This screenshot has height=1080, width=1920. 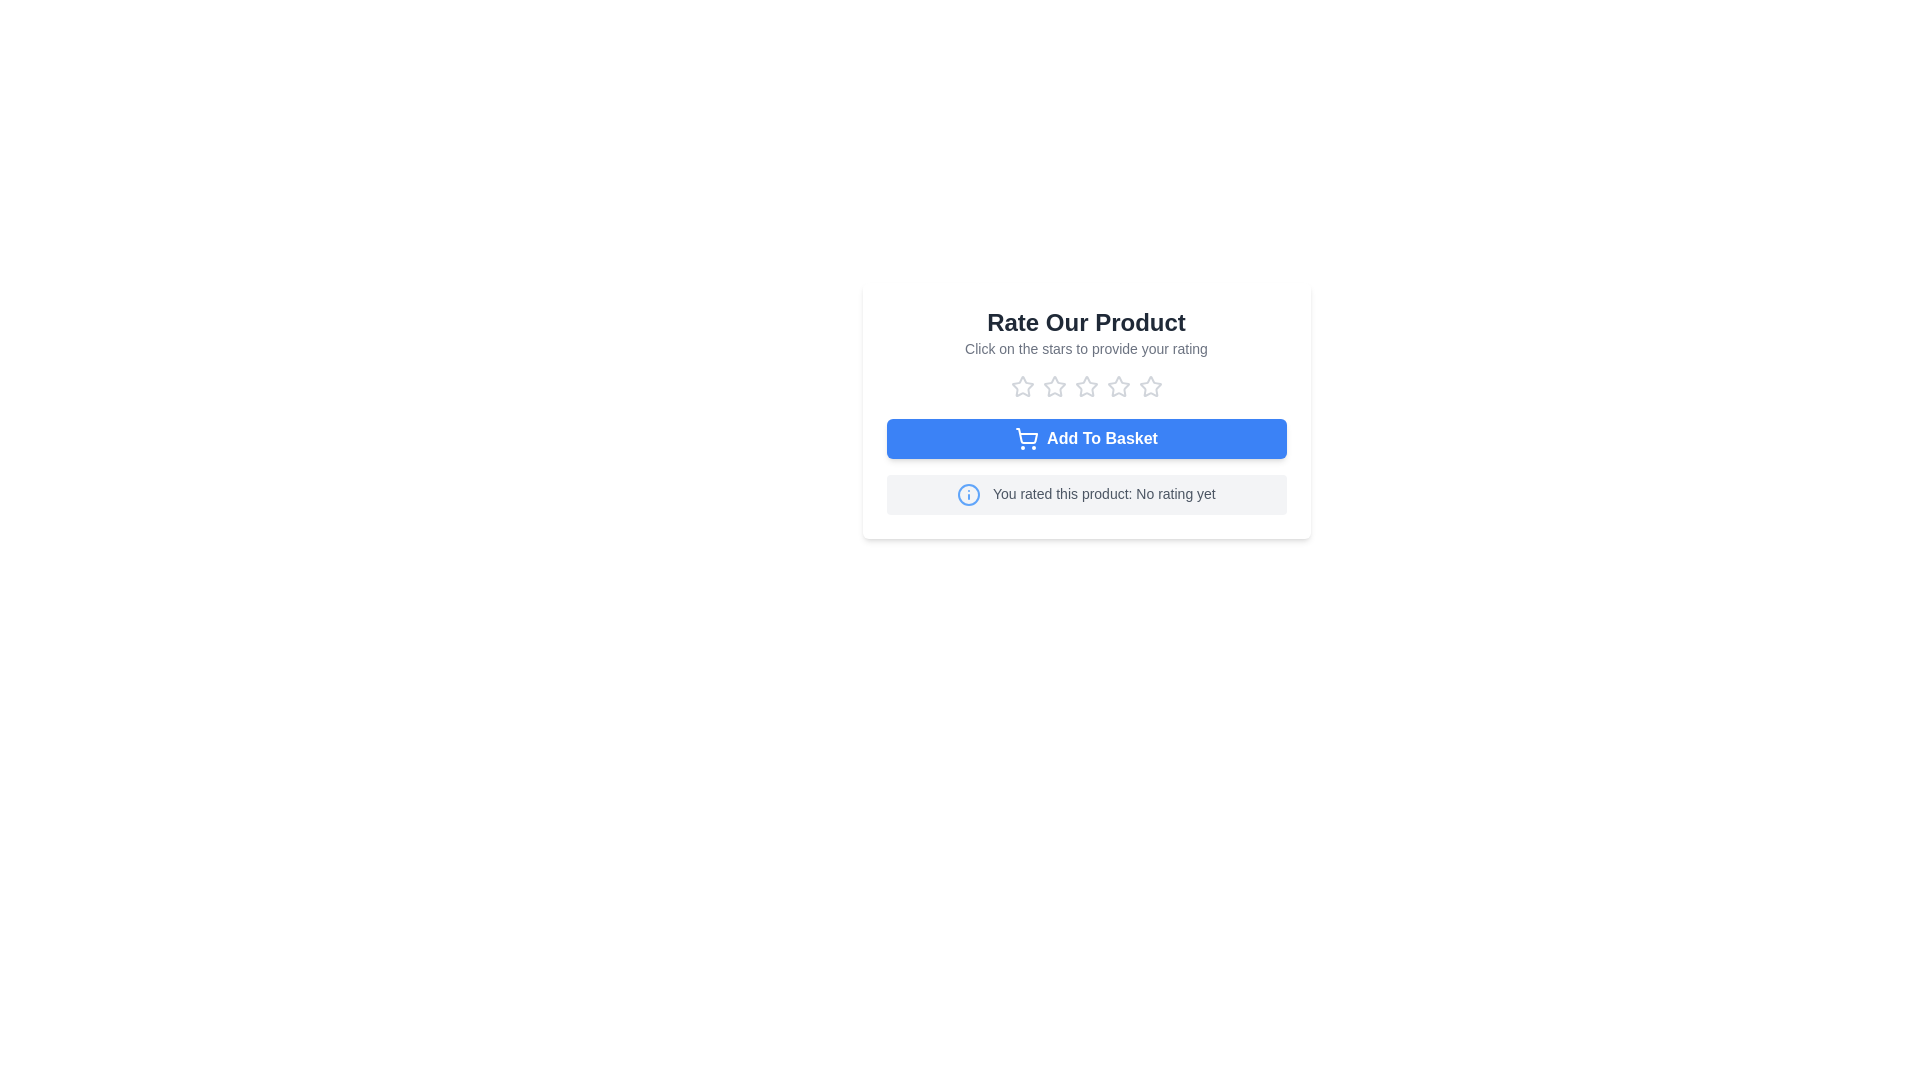 What do you see at coordinates (1022, 386) in the screenshot?
I see `the first star icon in the rating row, which is styled as an outline of a star and is located immediately right of the label 'Rate Our Product'` at bounding box center [1022, 386].